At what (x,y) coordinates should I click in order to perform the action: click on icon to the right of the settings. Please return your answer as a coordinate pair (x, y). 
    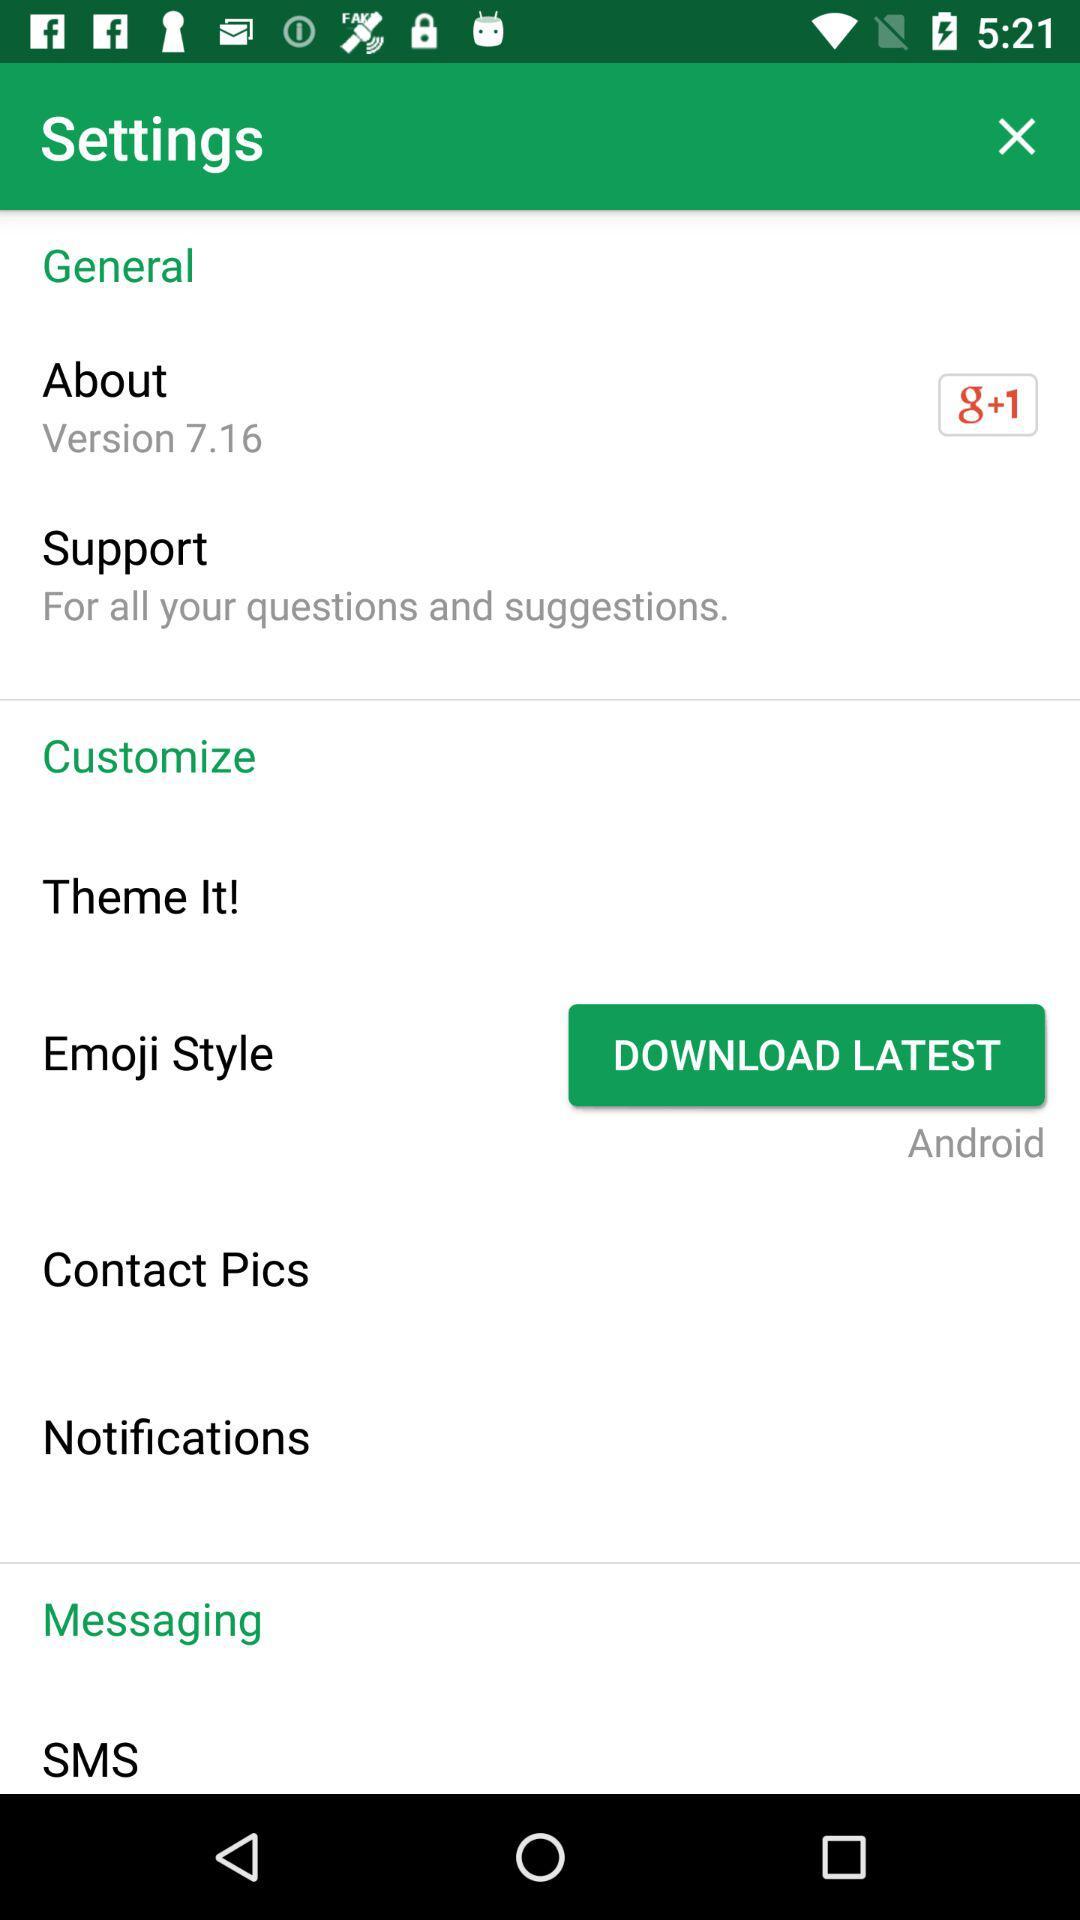
    Looking at the image, I should click on (1017, 135).